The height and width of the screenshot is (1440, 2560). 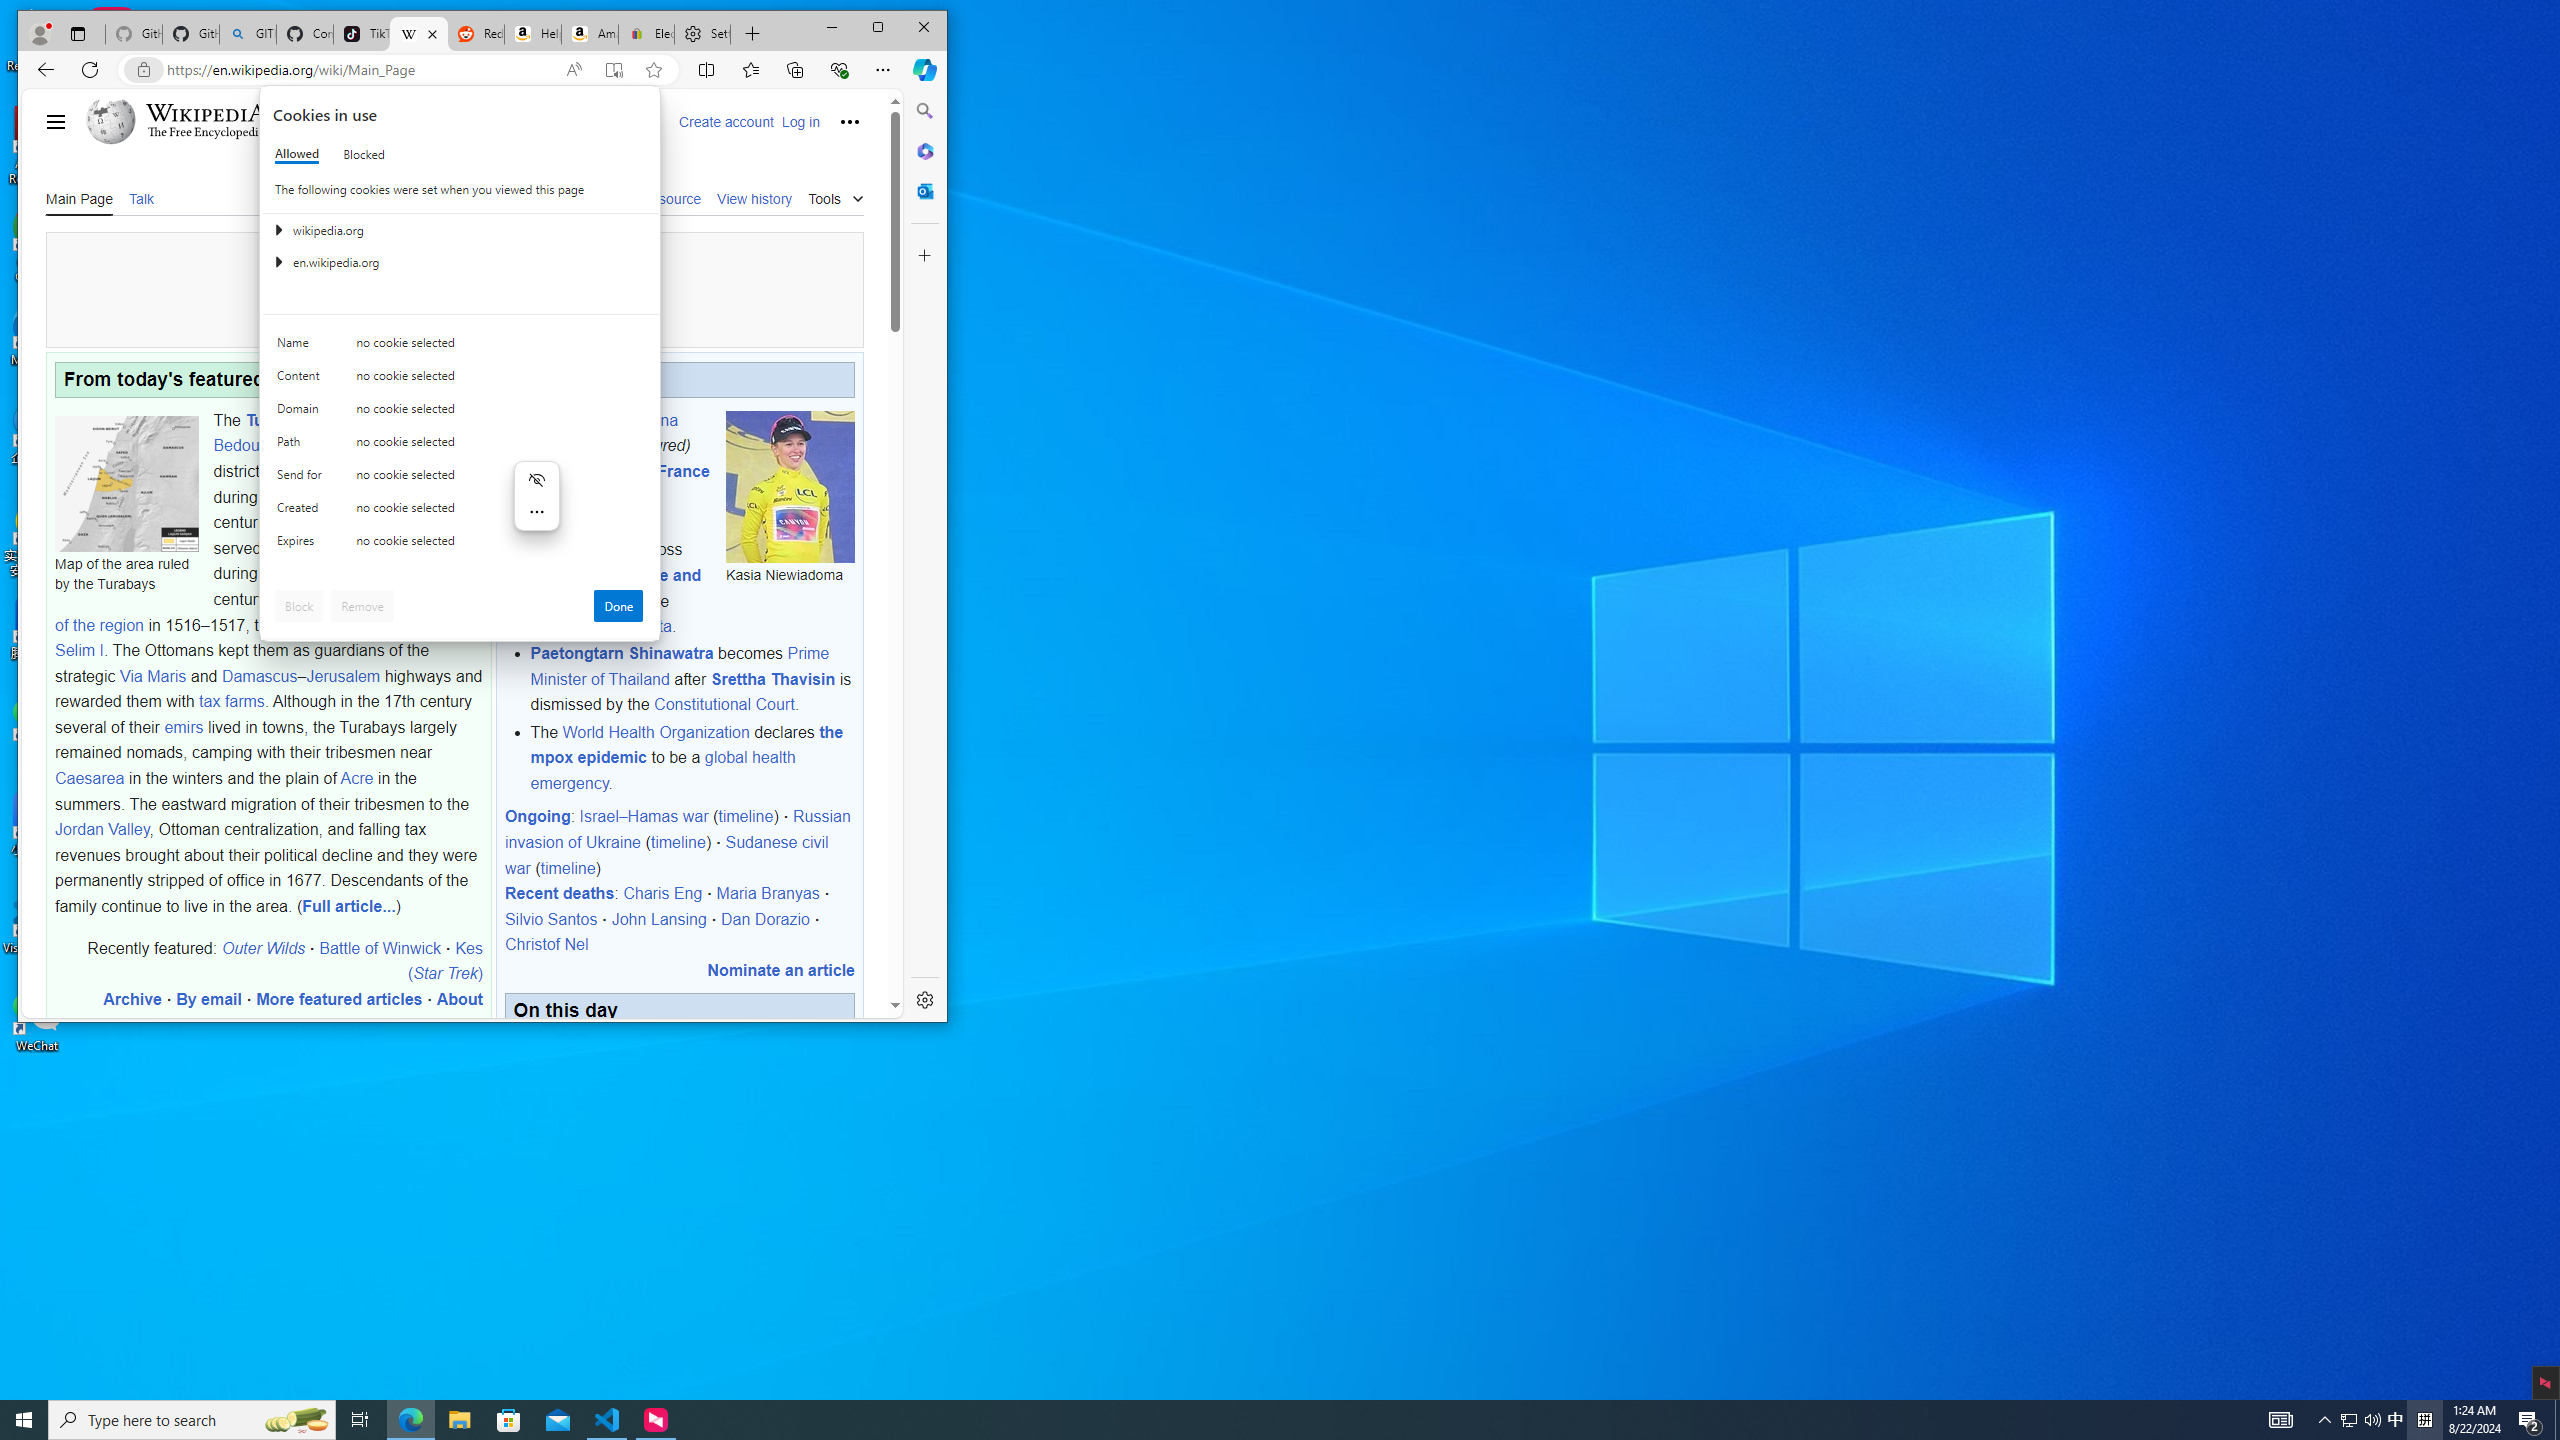 What do you see at coordinates (302, 544) in the screenshot?
I see `'Expires'` at bounding box center [302, 544].